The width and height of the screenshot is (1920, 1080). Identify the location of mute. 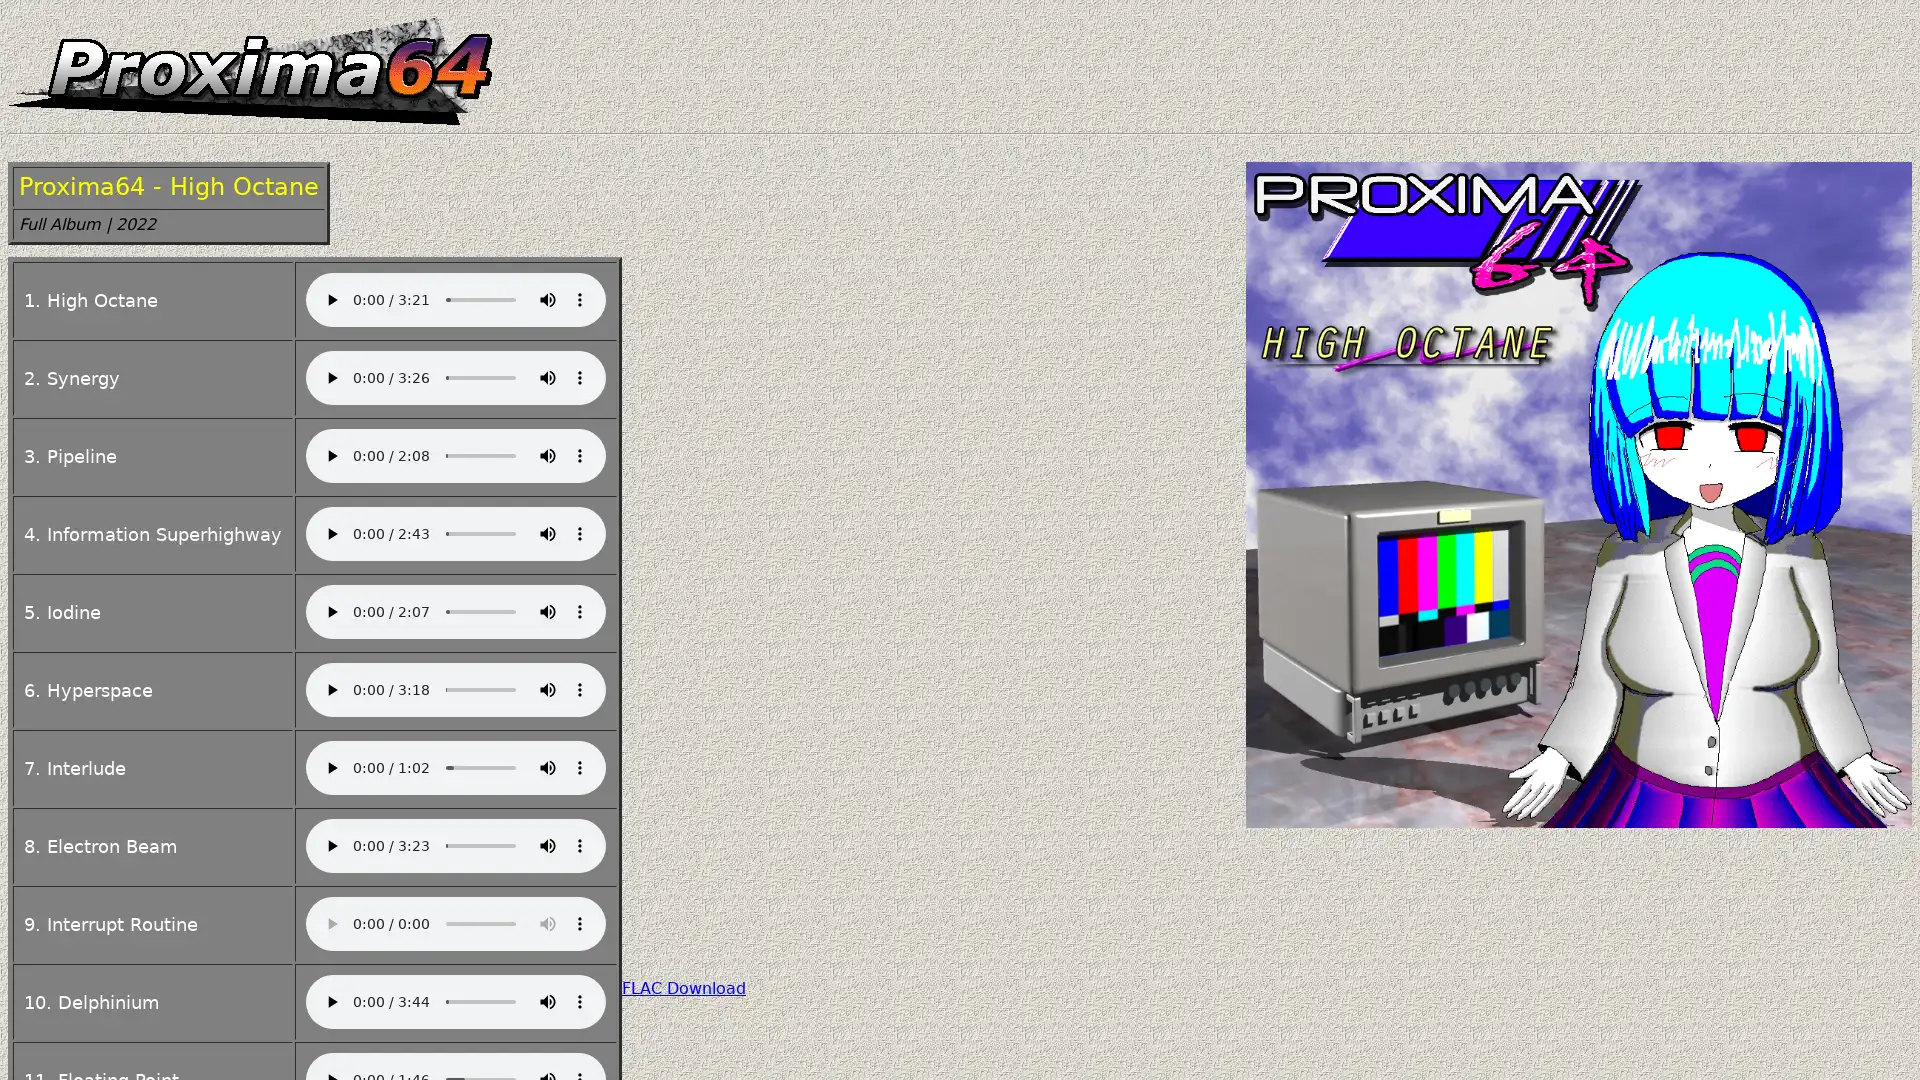
(547, 300).